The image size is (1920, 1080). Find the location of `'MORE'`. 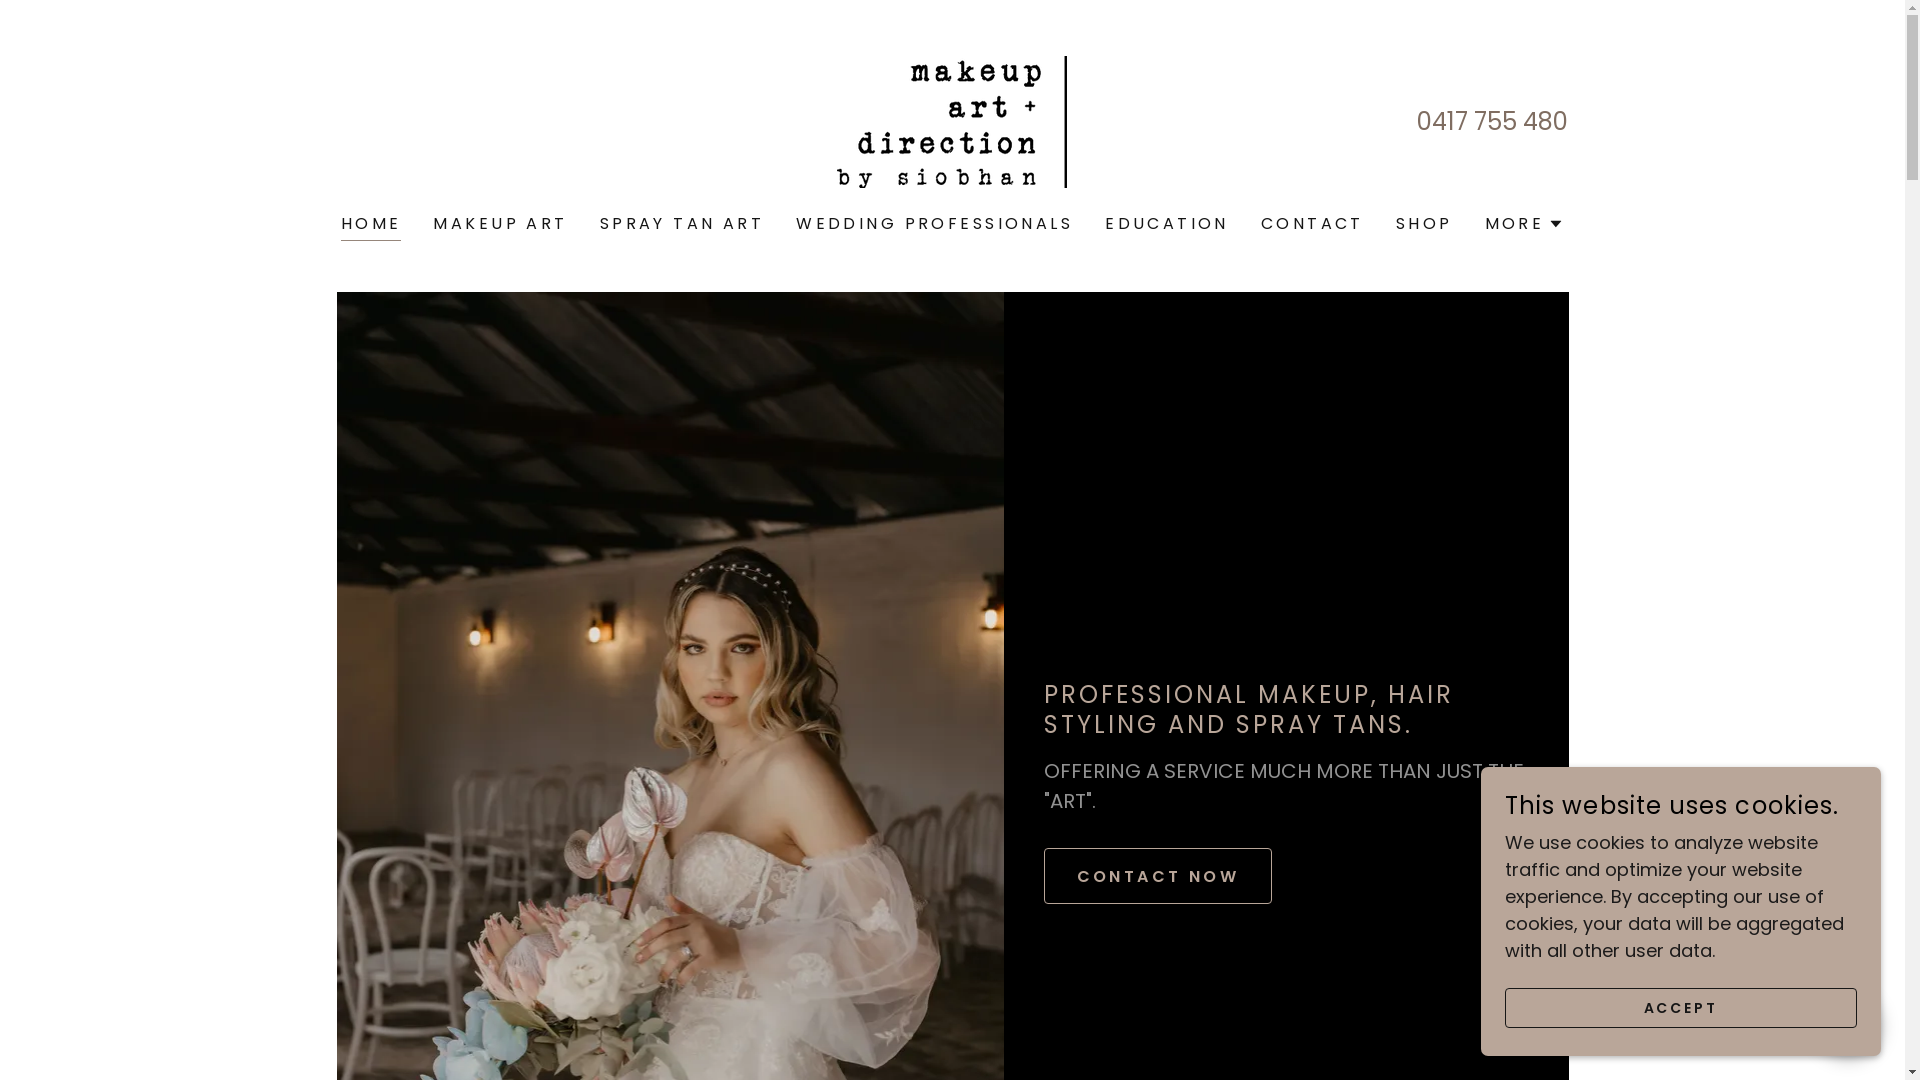

'MORE' is located at coordinates (1524, 223).